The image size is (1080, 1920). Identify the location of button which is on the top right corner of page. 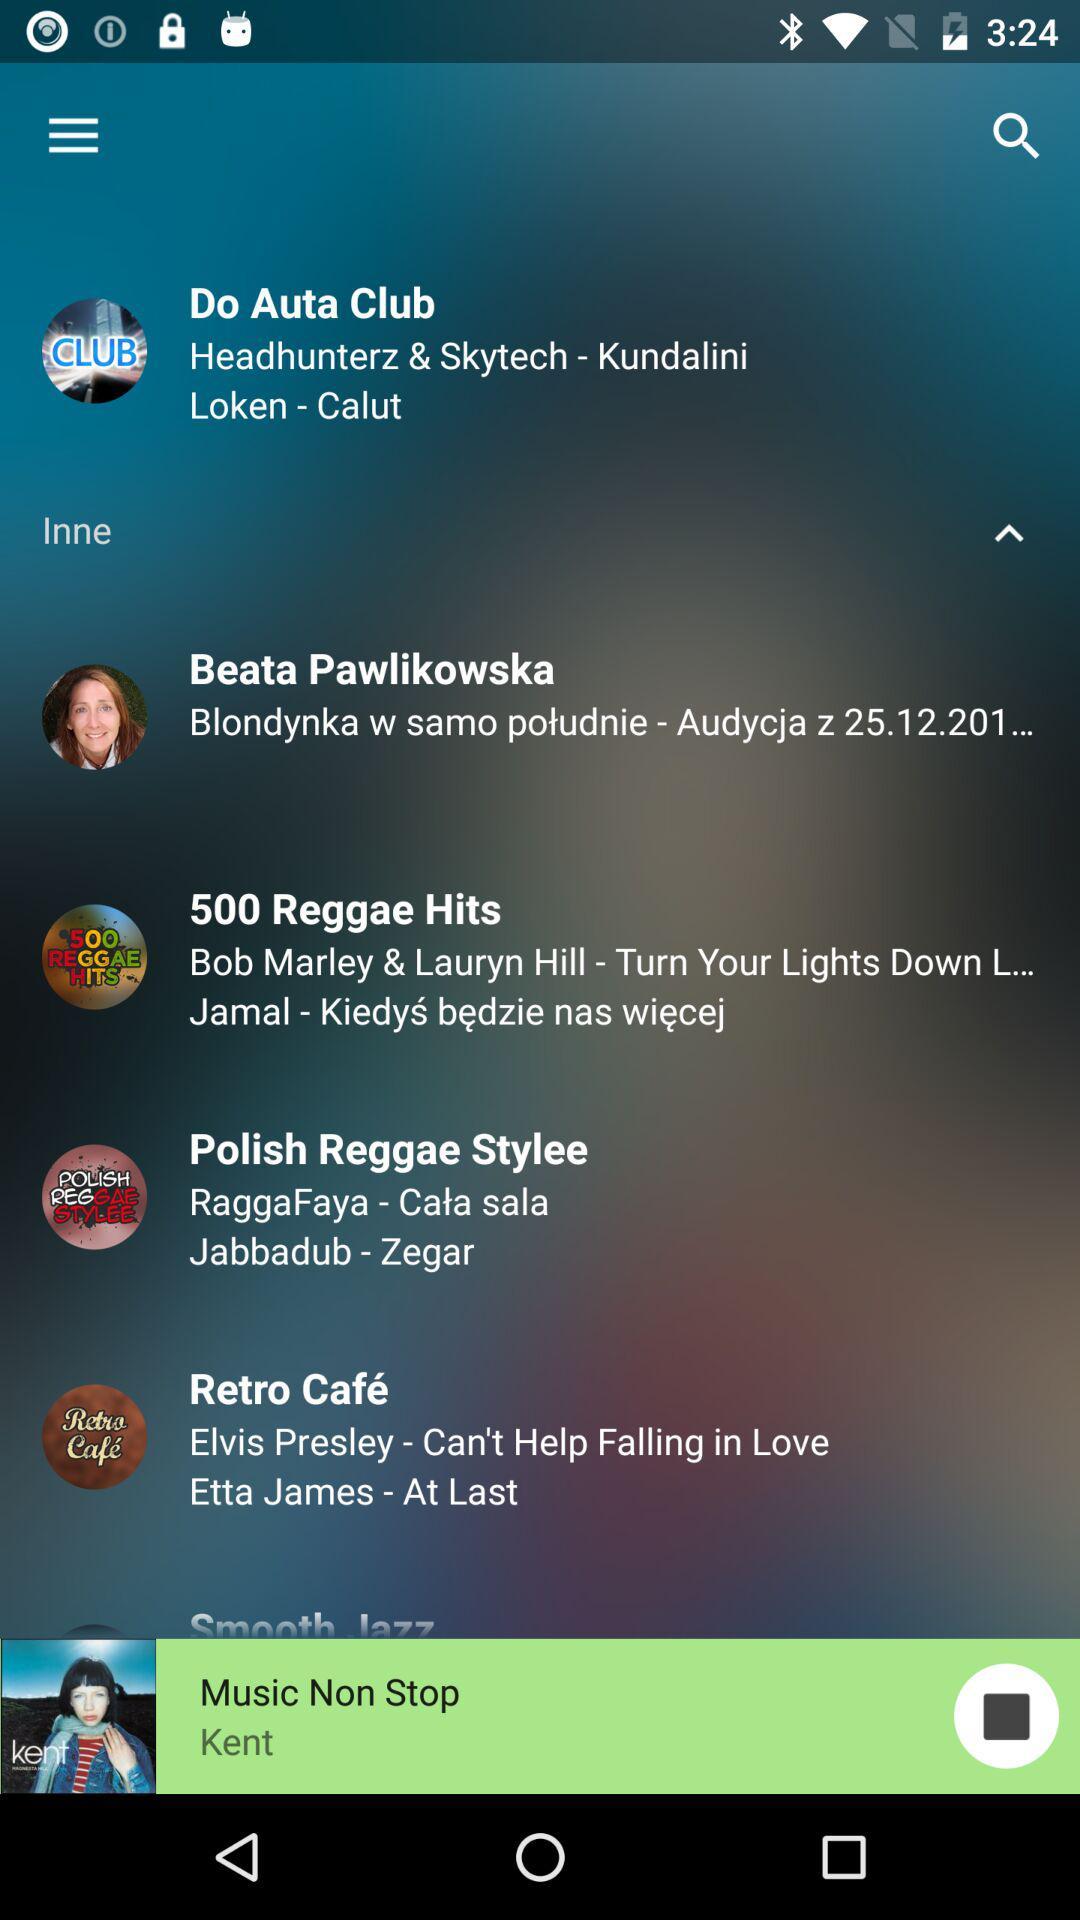
(1017, 136).